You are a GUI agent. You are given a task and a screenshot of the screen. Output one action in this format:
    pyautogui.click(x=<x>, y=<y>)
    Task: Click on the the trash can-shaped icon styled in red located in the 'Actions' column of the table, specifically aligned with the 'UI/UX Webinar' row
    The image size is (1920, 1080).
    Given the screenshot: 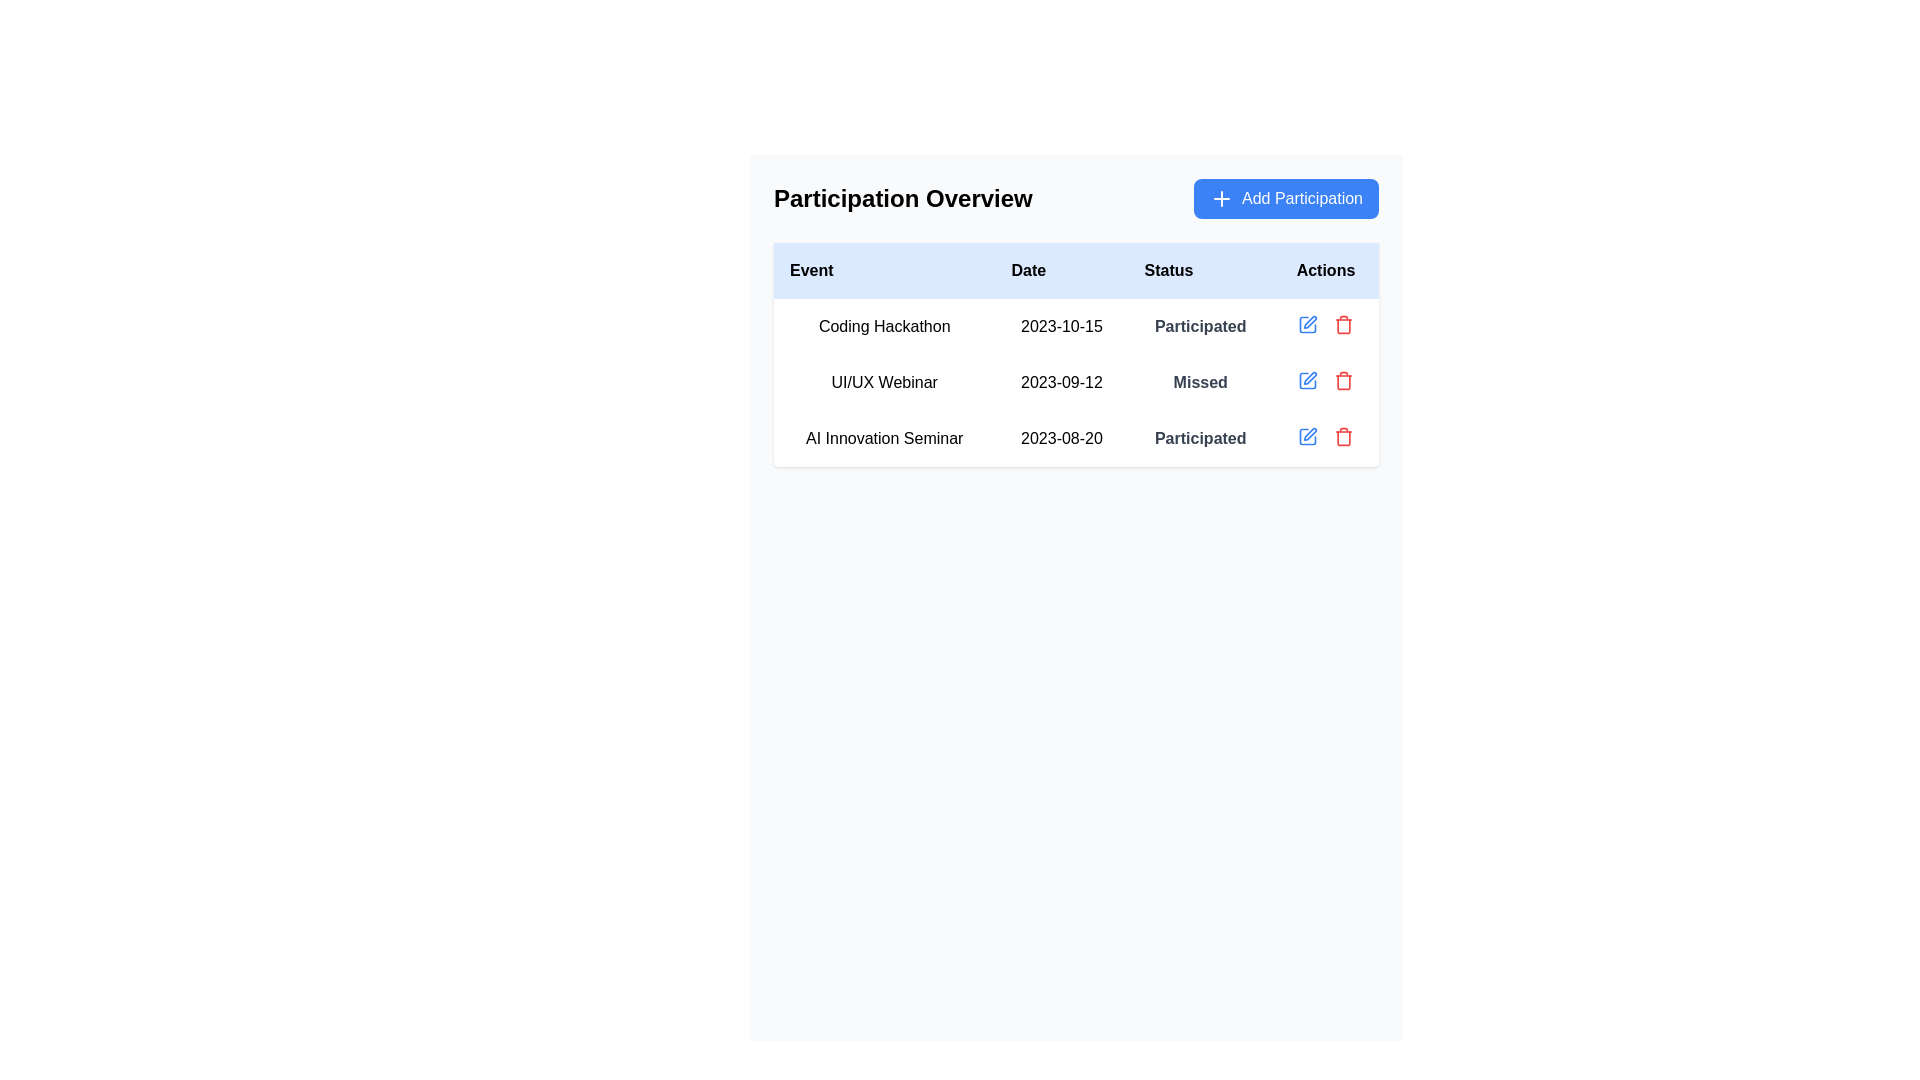 What is the action you would take?
    pyautogui.click(x=1344, y=381)
    